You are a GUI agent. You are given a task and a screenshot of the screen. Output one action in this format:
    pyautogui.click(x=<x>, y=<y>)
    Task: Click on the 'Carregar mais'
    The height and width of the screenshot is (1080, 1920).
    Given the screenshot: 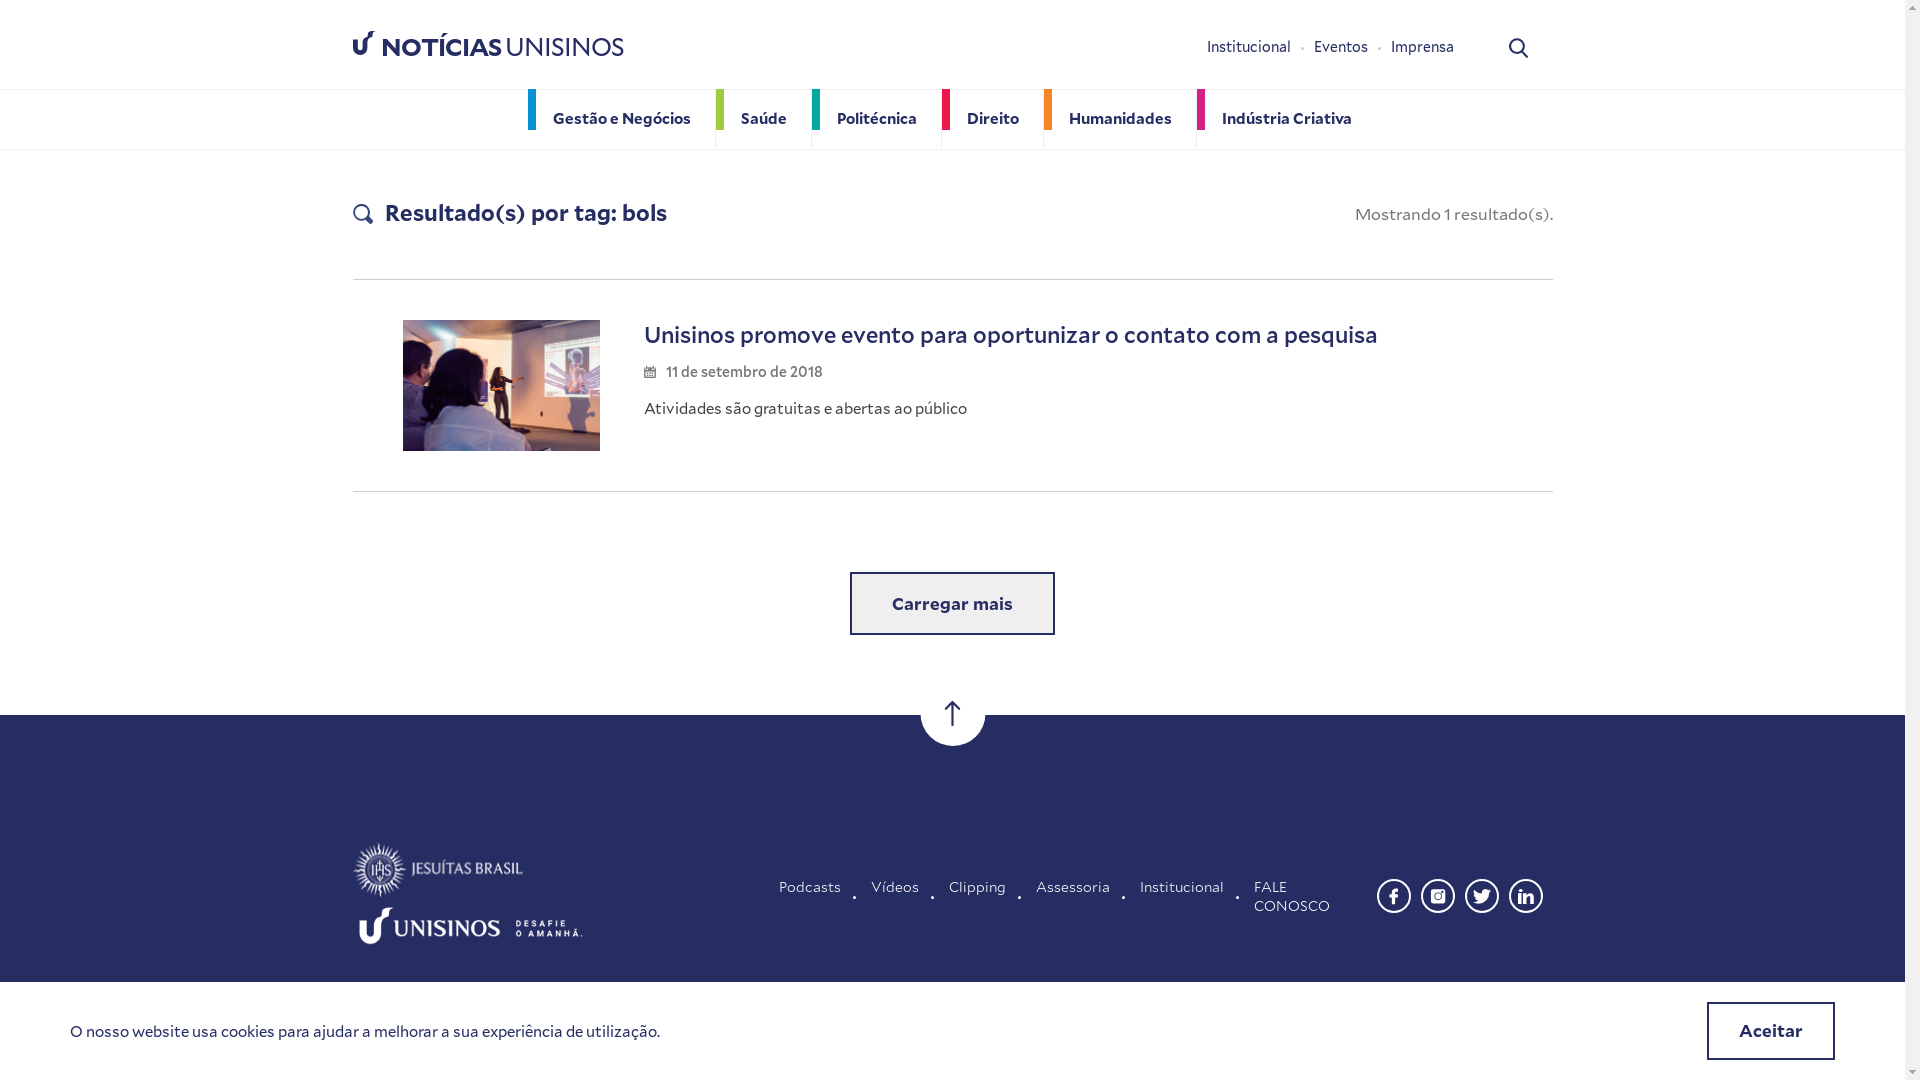 What is the action you would take?
    pyautogui.click(x=951, y=603)
    